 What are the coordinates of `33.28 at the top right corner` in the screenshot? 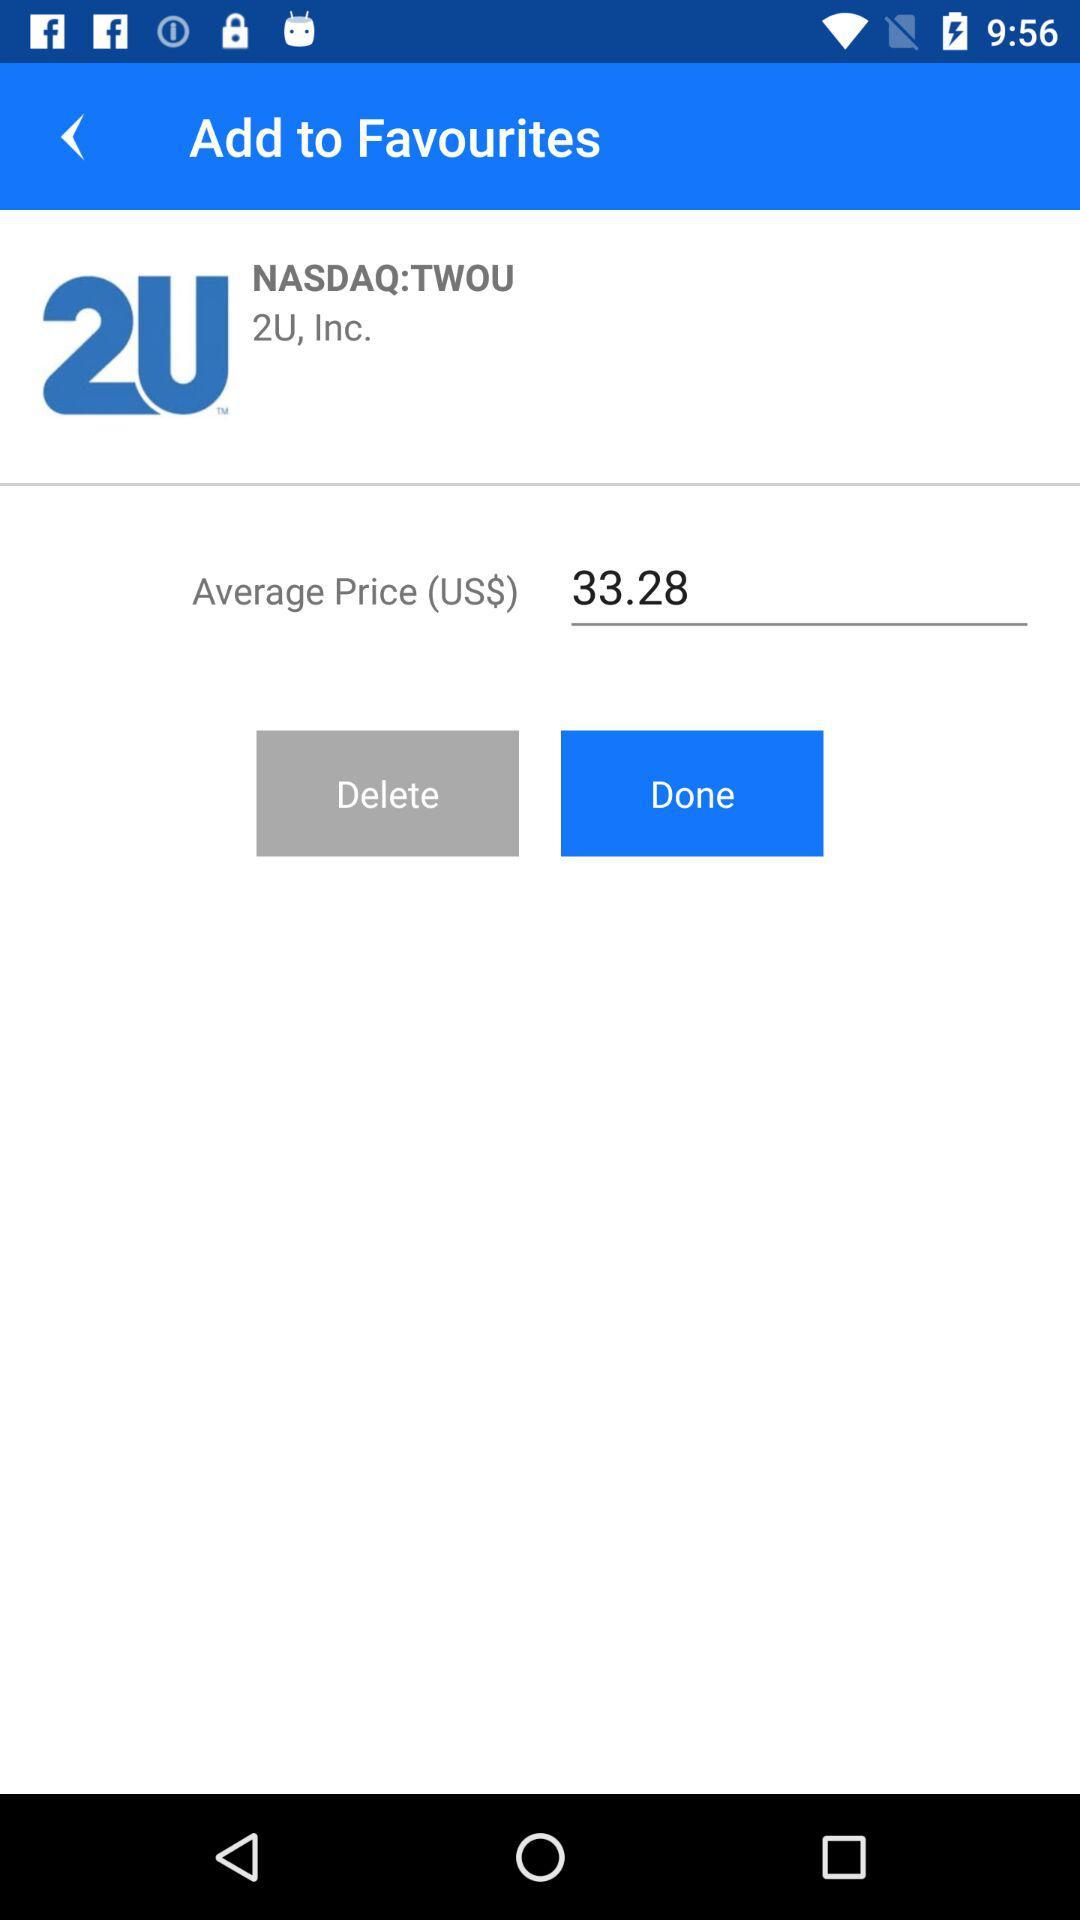 It's located at (798, 586).